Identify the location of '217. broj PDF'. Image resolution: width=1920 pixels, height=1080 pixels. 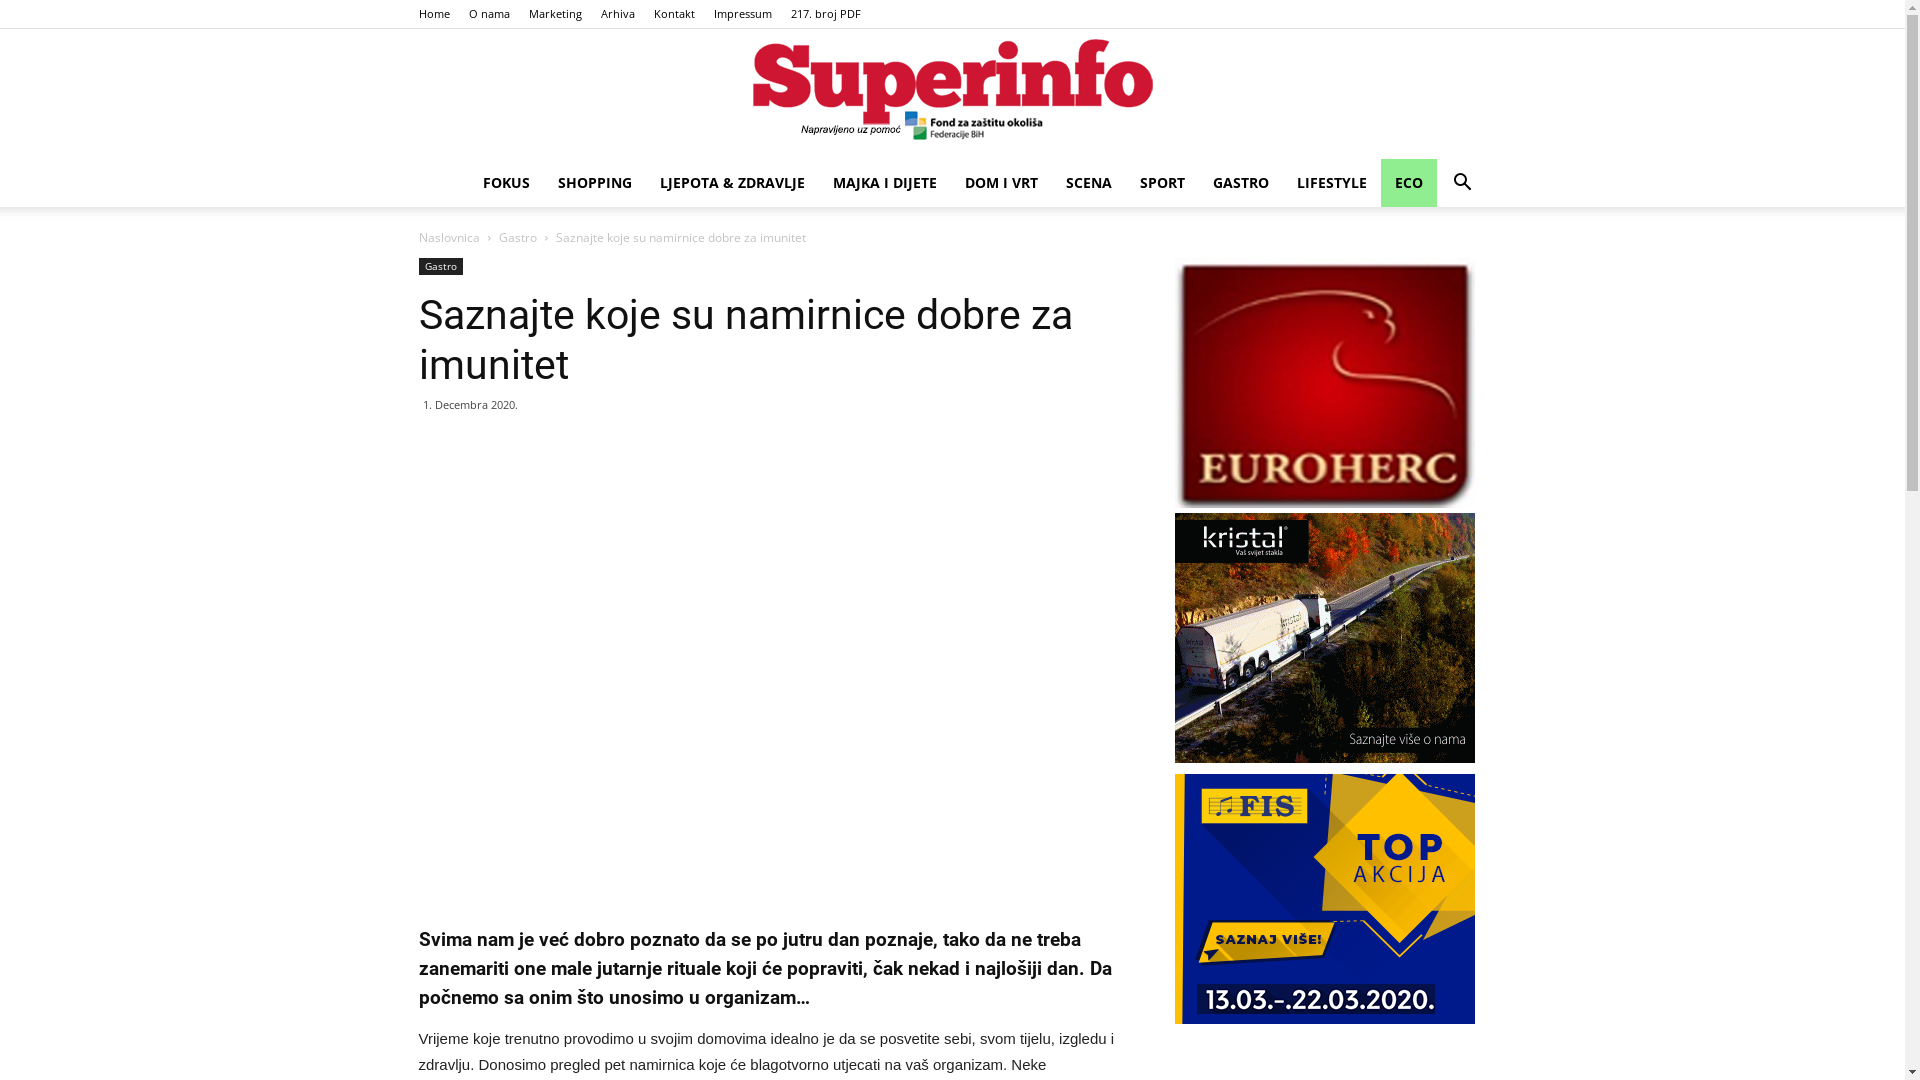
(825, 13).